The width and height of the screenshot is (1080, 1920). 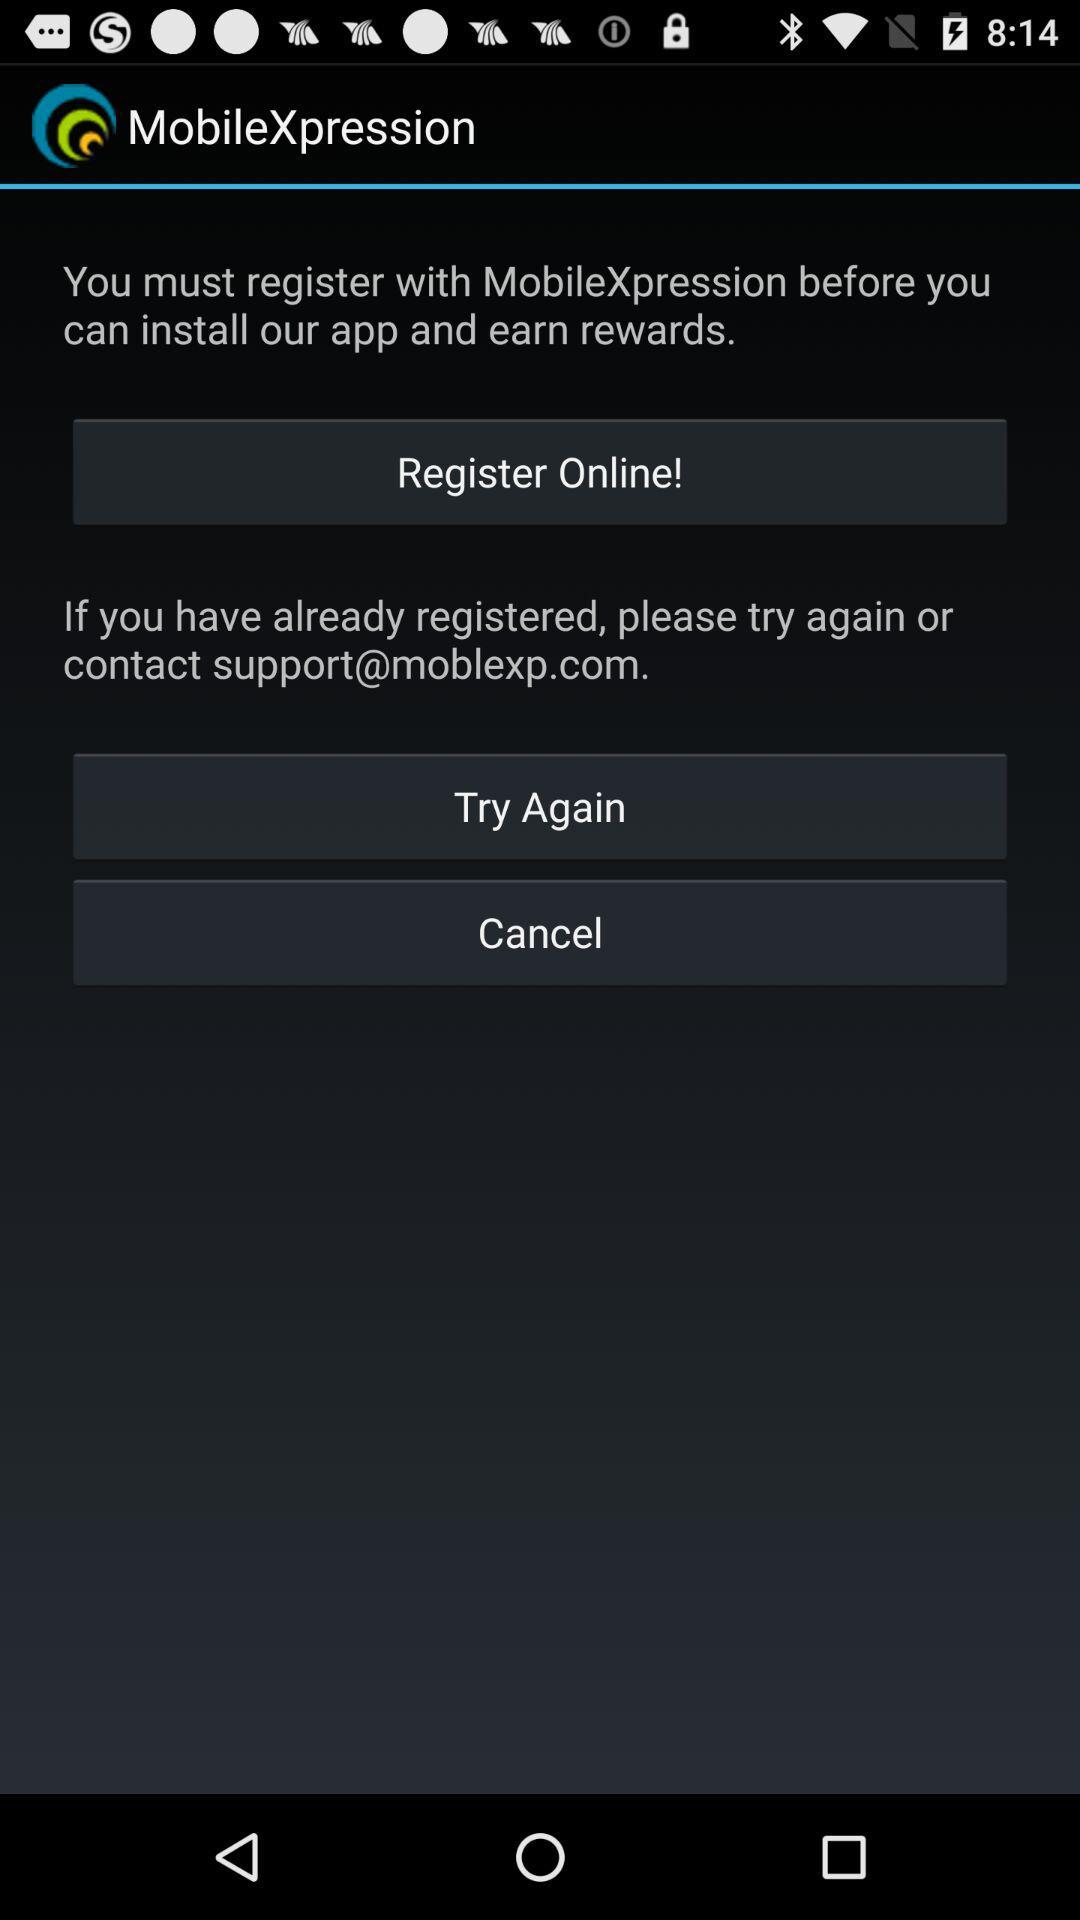 What do you see at coordinates (540, 469) in the screenshot?
I see `the item below you must register` at bounding box center [540, 469].